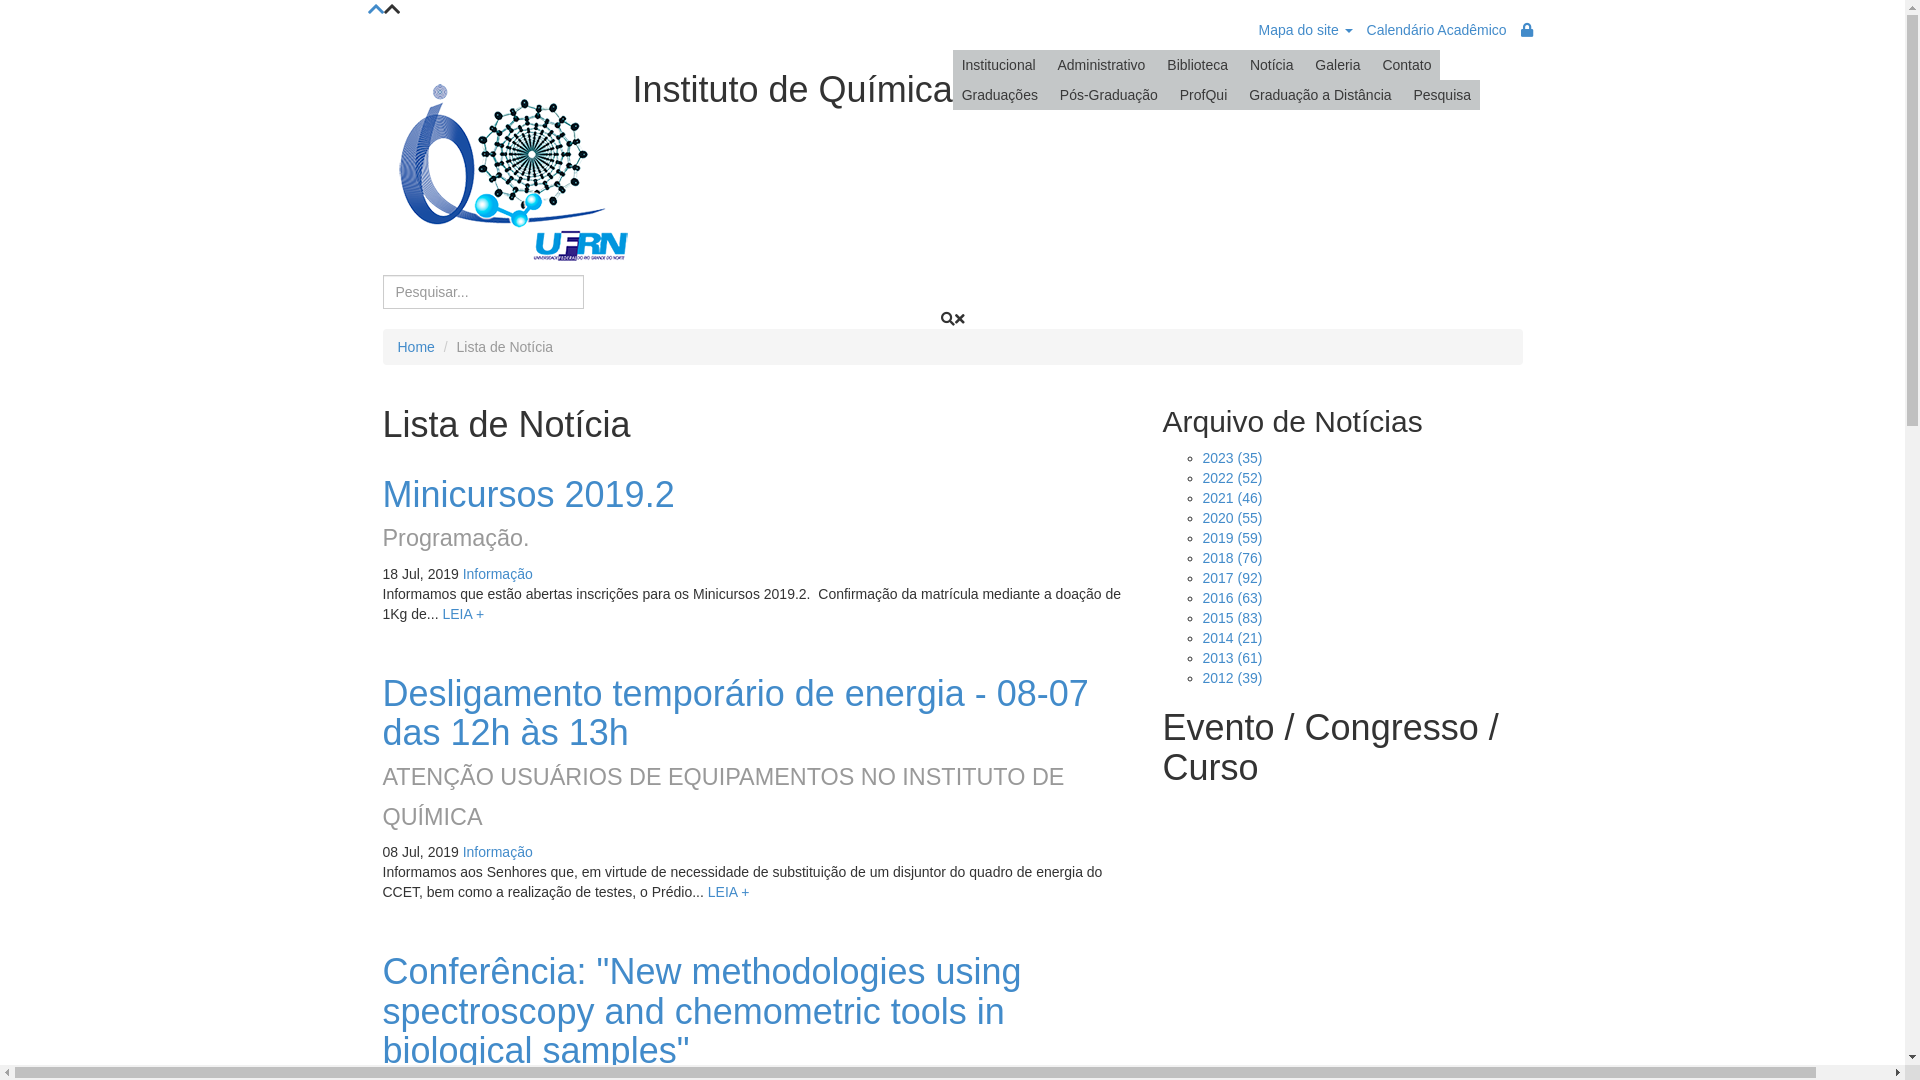  I want to click on '2012 (39)', so click(1231, 677).